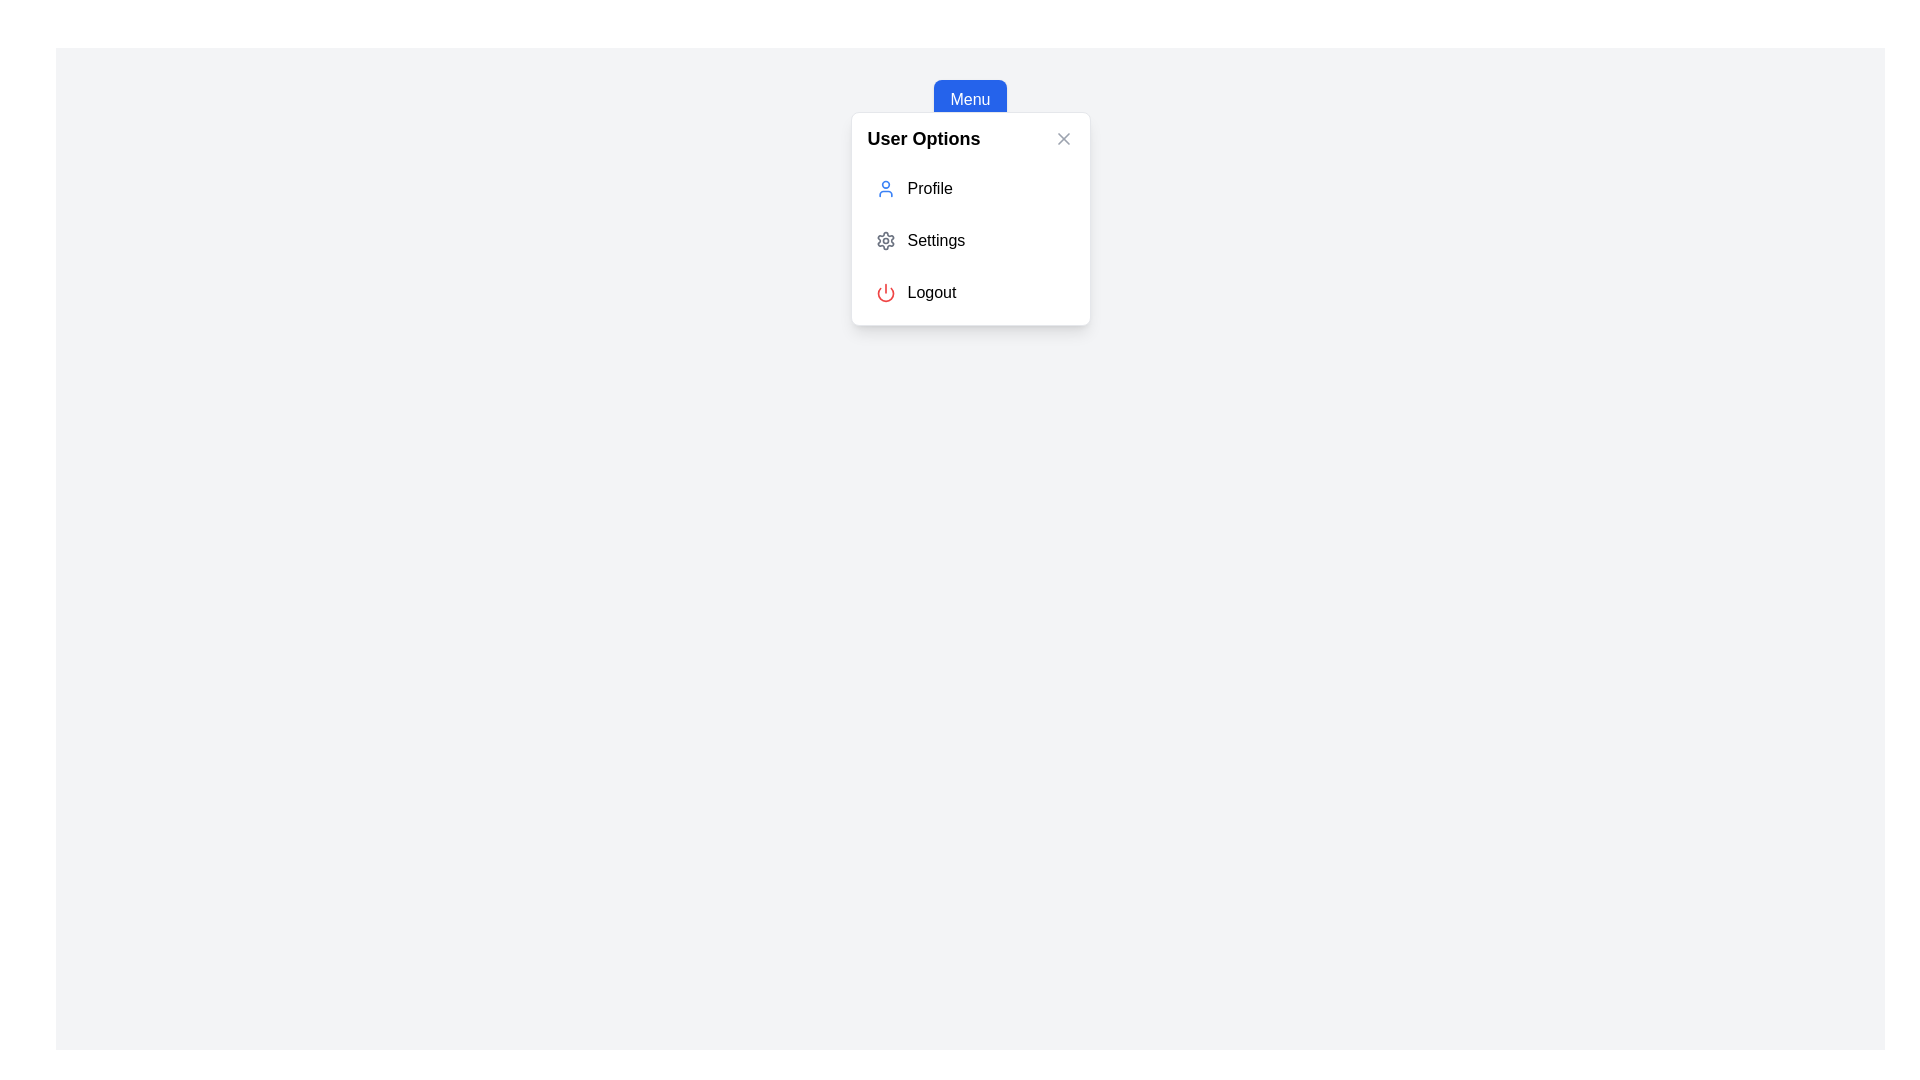 The width and height of the screenshot is (1920, 1080). I want to click on the gear-shaped icon located in the 'Settings' menu option under 'User Options', so click(884, 239).